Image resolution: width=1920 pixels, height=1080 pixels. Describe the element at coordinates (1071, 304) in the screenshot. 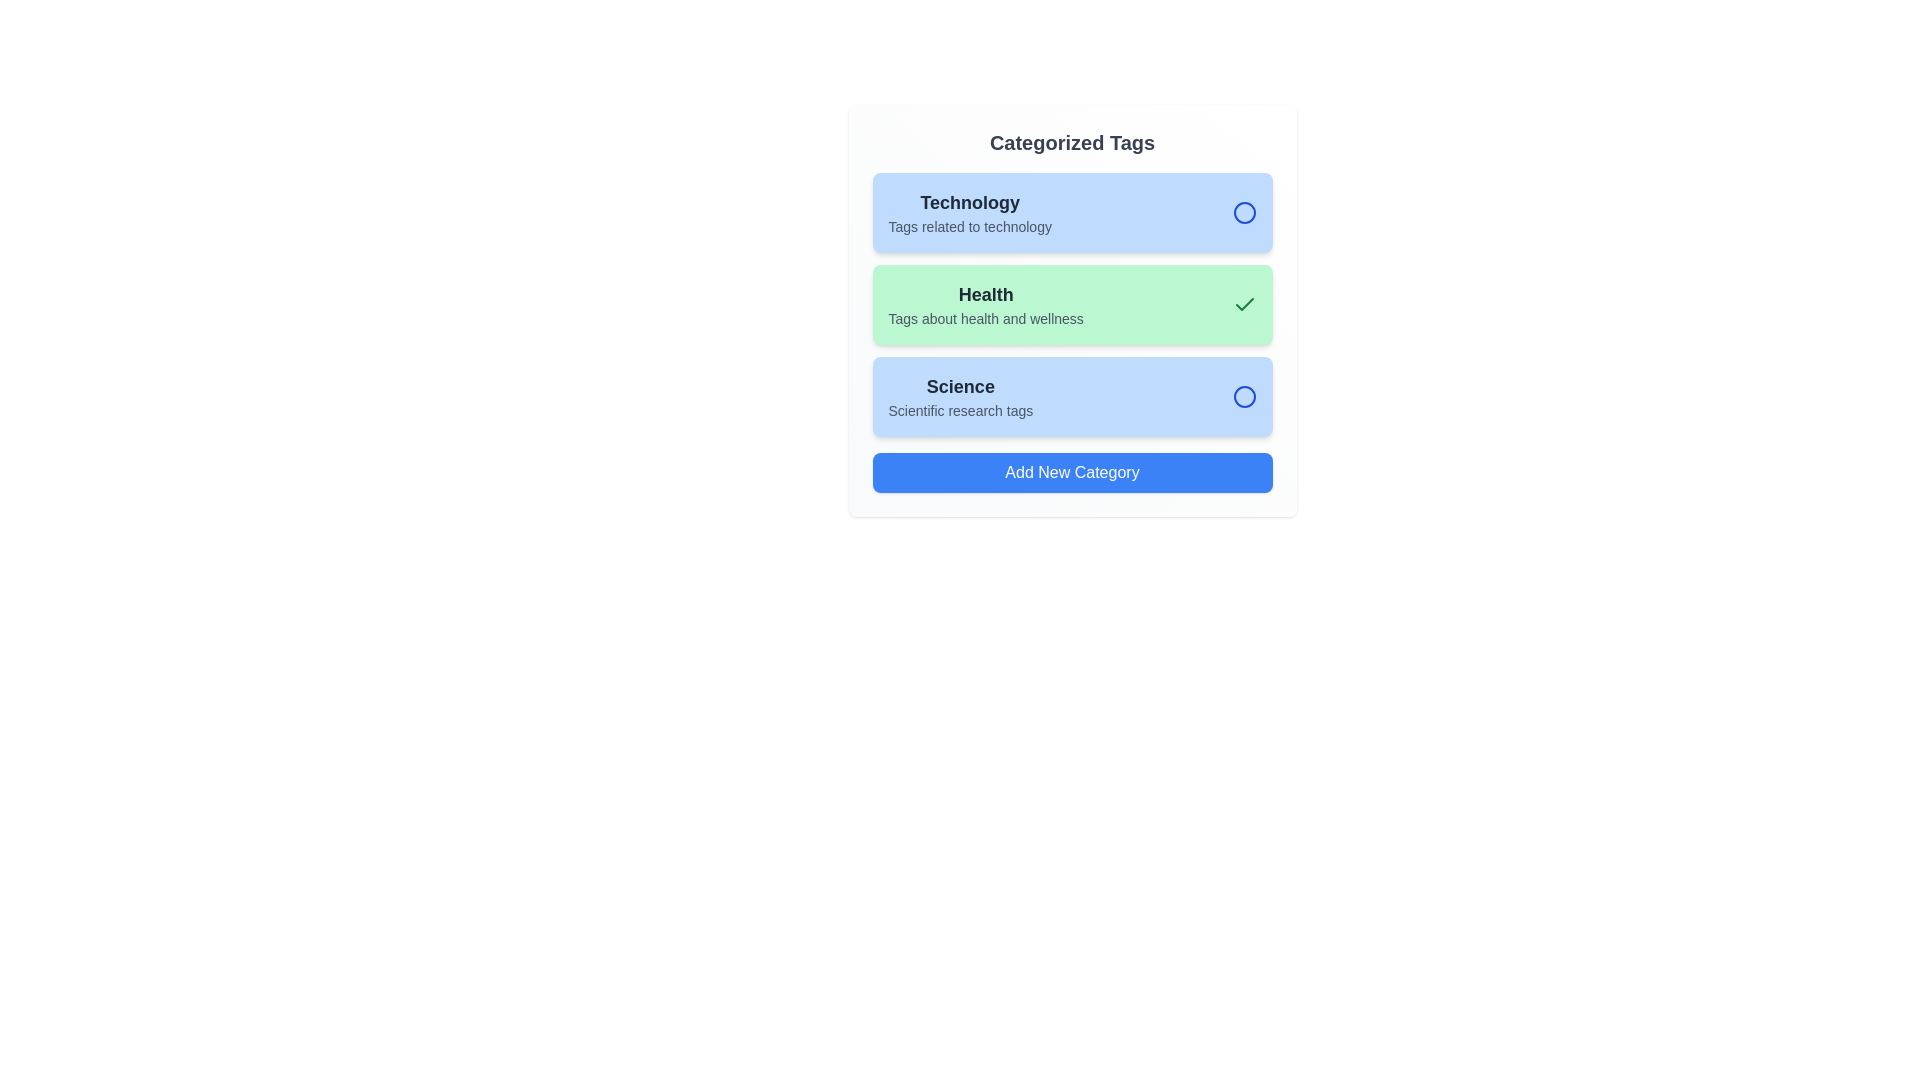

I see `the category Health to observe the hover effect` at that location.